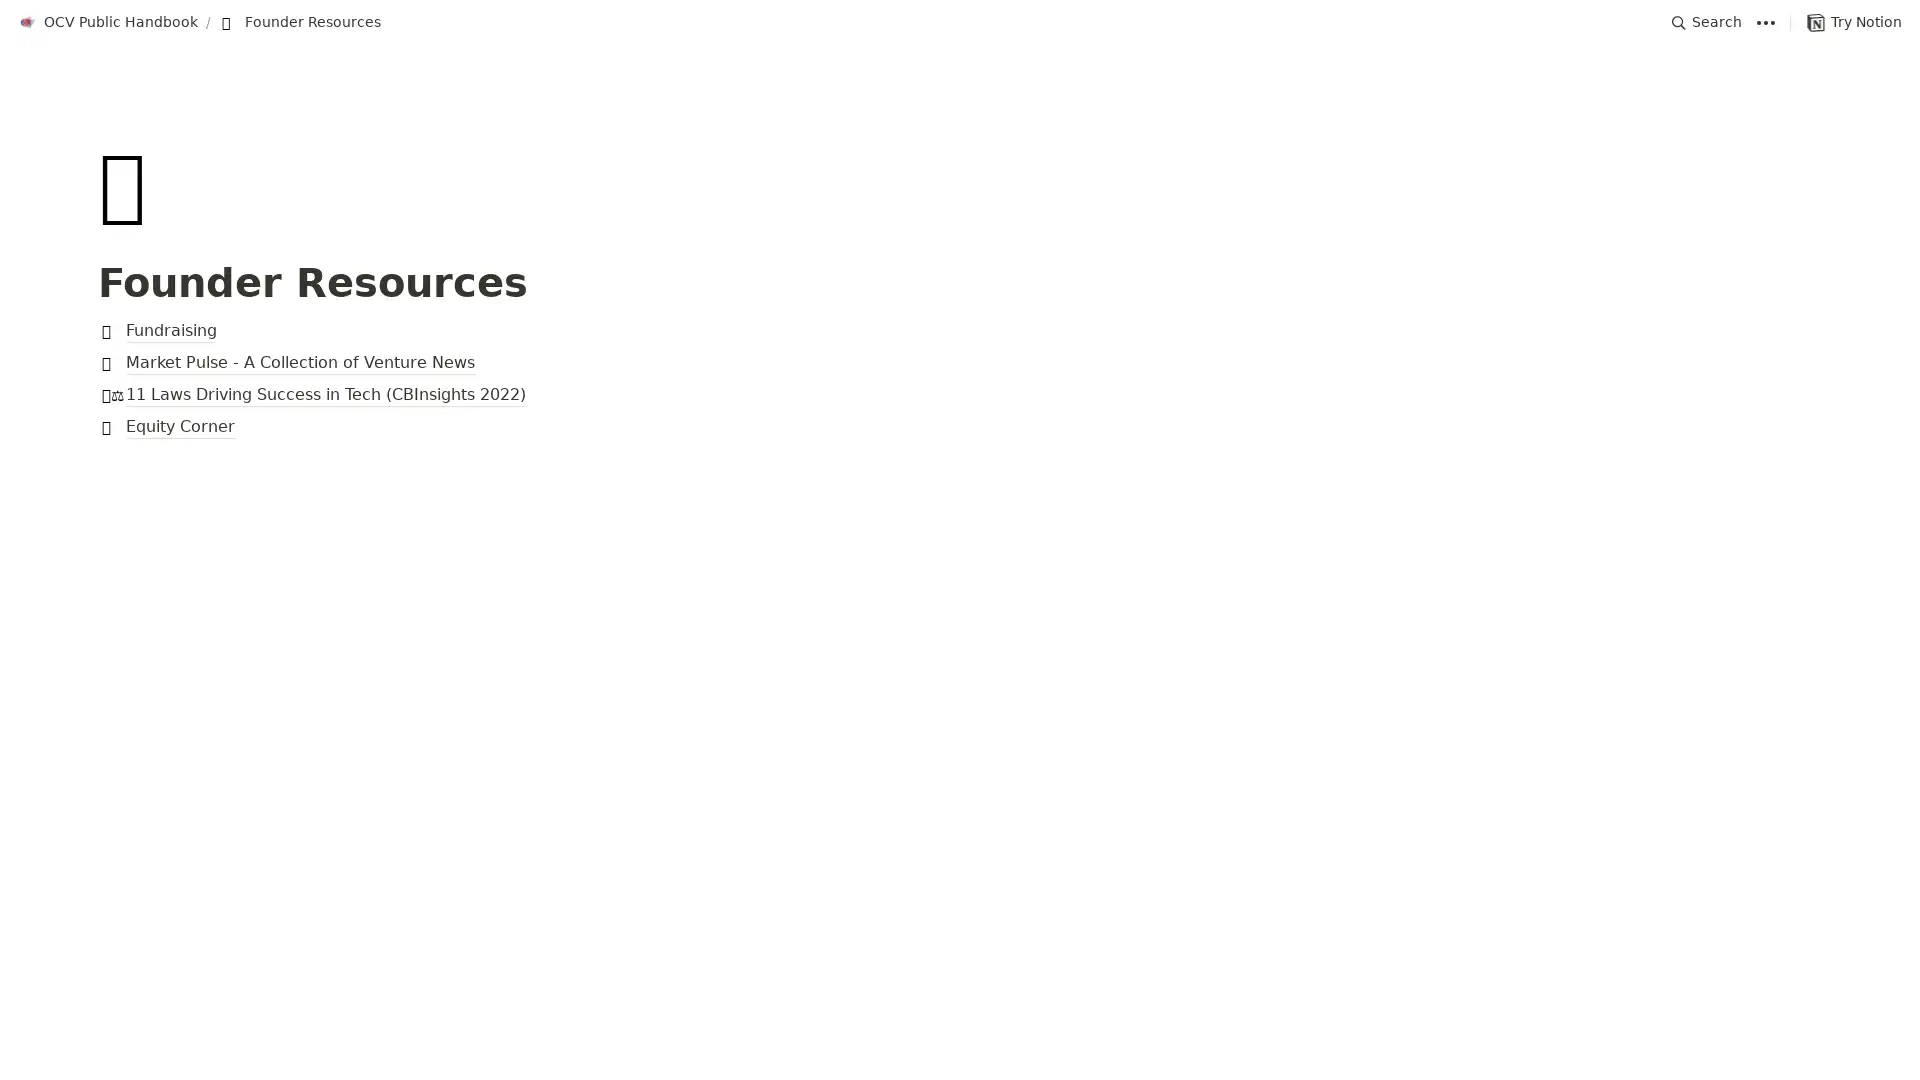 This screenshot has height=1080, width=1920. Describe the element at coordinates (960, 396) in the screenshot. I see `11 Laws Driving Success in Tech (CBInsights 2022)` at that location.